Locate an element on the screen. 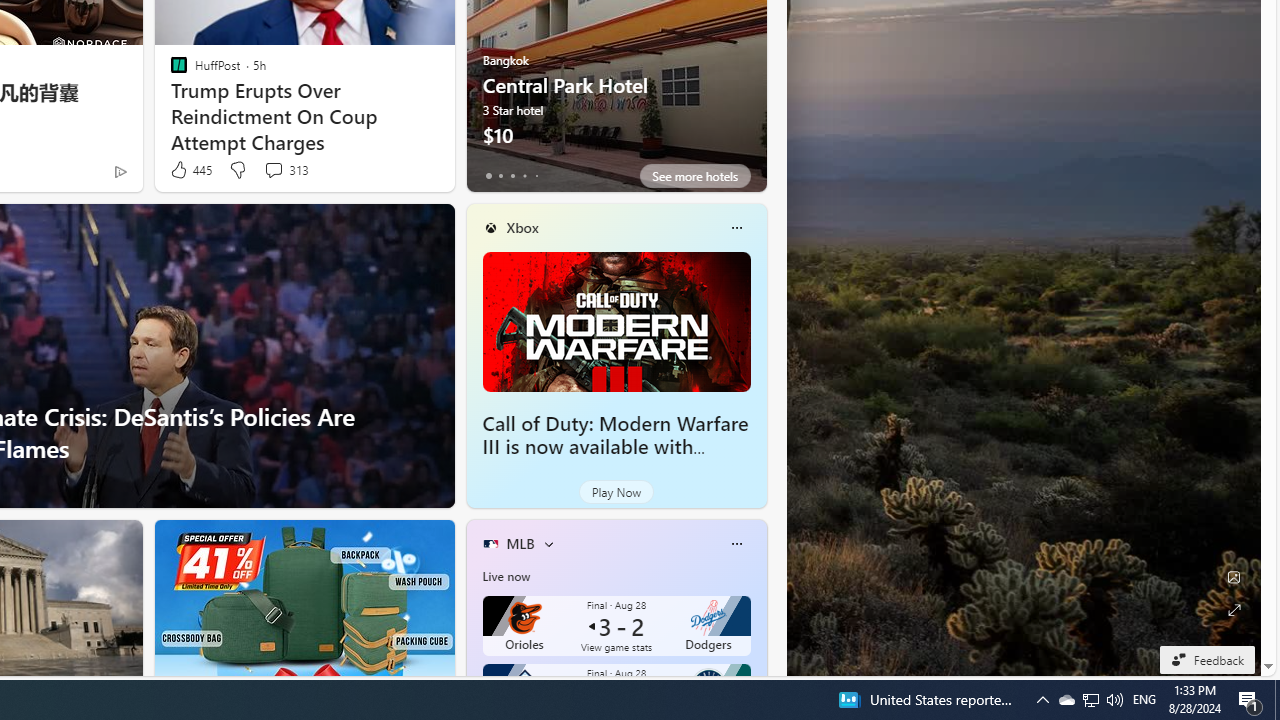  'MLB' is located at coordinates (520, 543).